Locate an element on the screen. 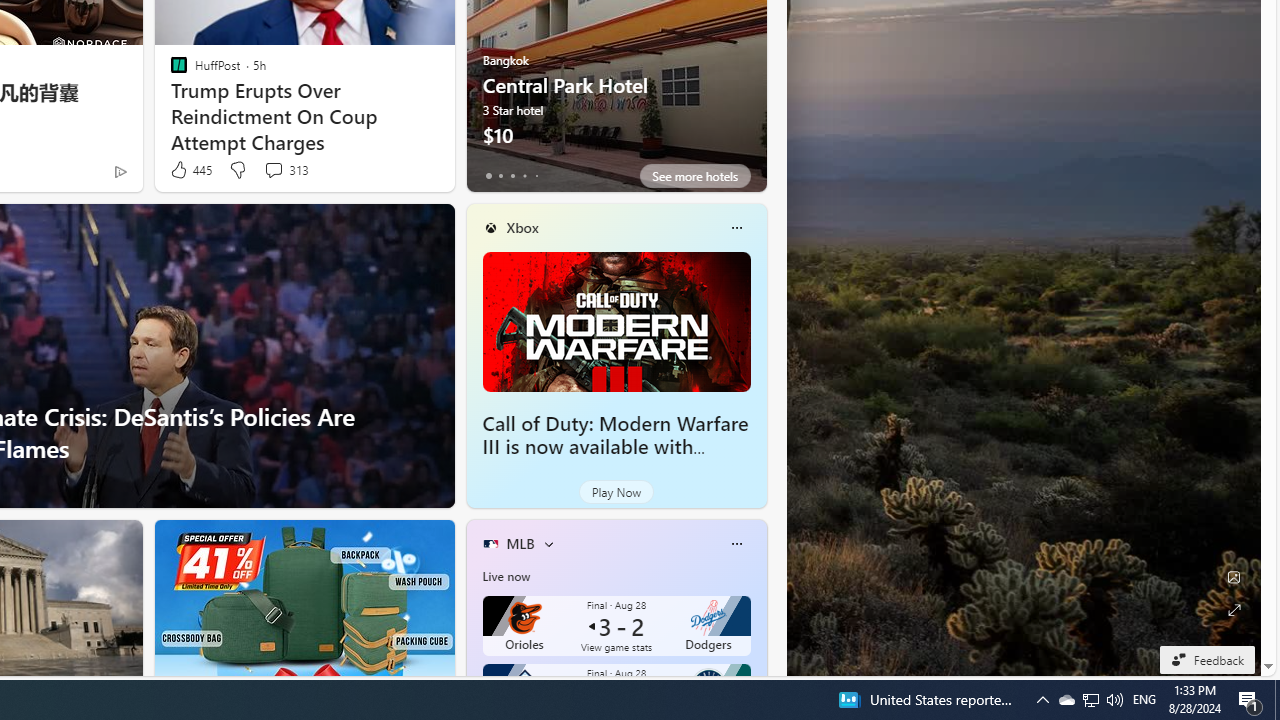  'MLB' is located at coordinates (520, 543).